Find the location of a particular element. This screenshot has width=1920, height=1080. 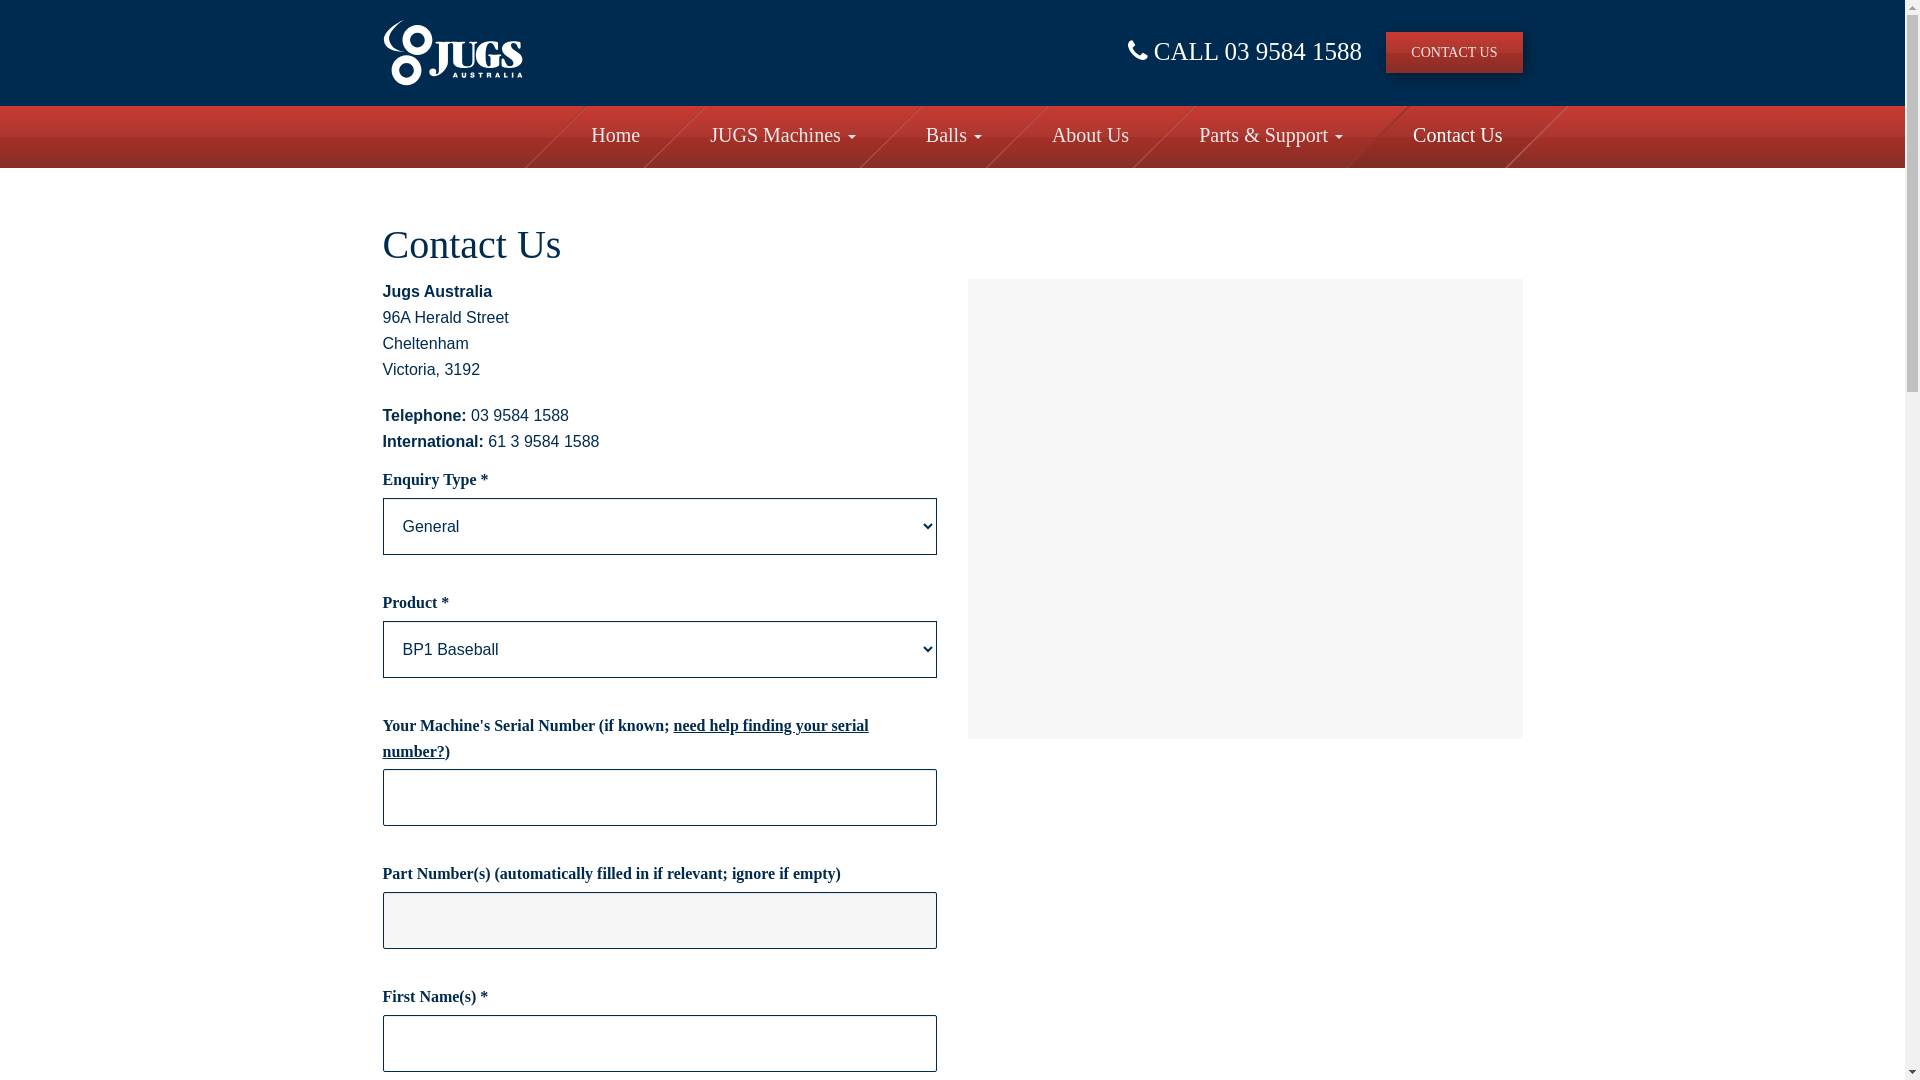

'Parts & Support' is located at coordinates (1270, 136).